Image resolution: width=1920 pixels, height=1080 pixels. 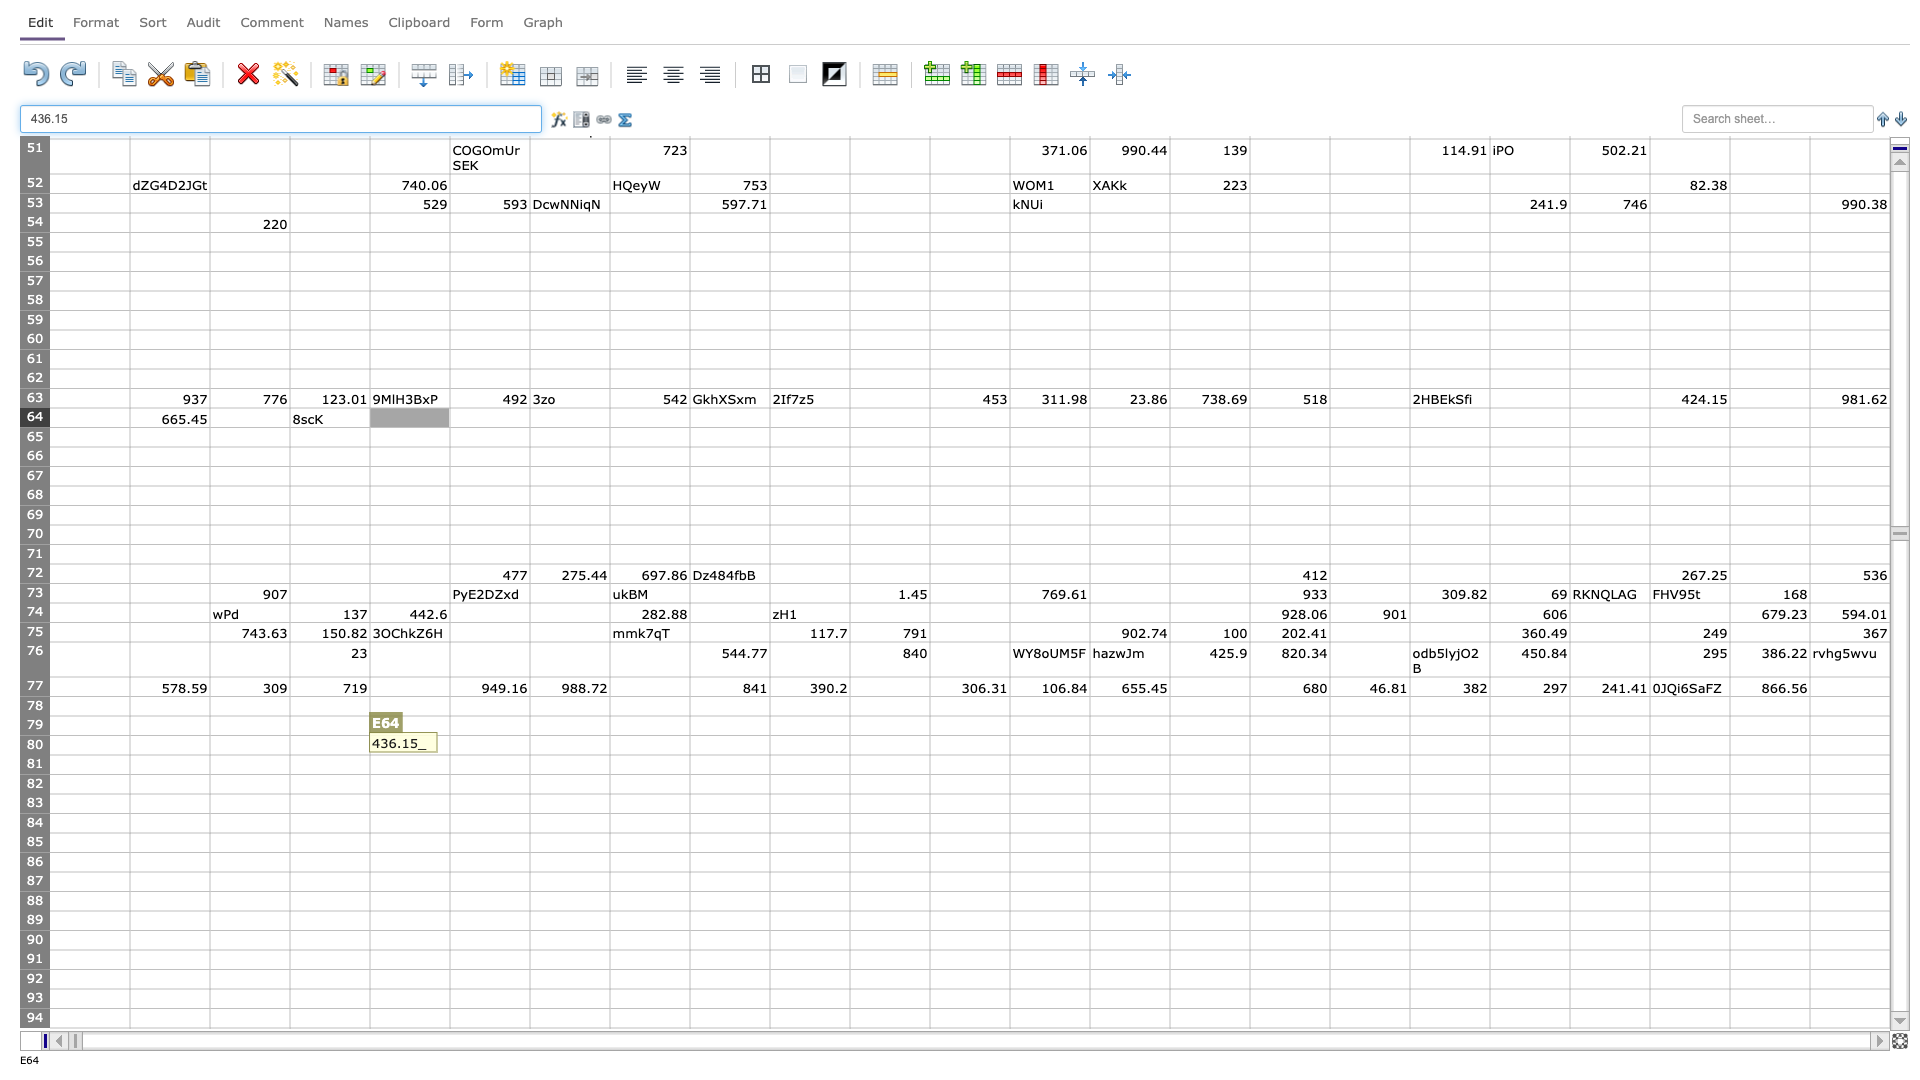 I want to click on top left corner of G80, so click(x=529, y=735).